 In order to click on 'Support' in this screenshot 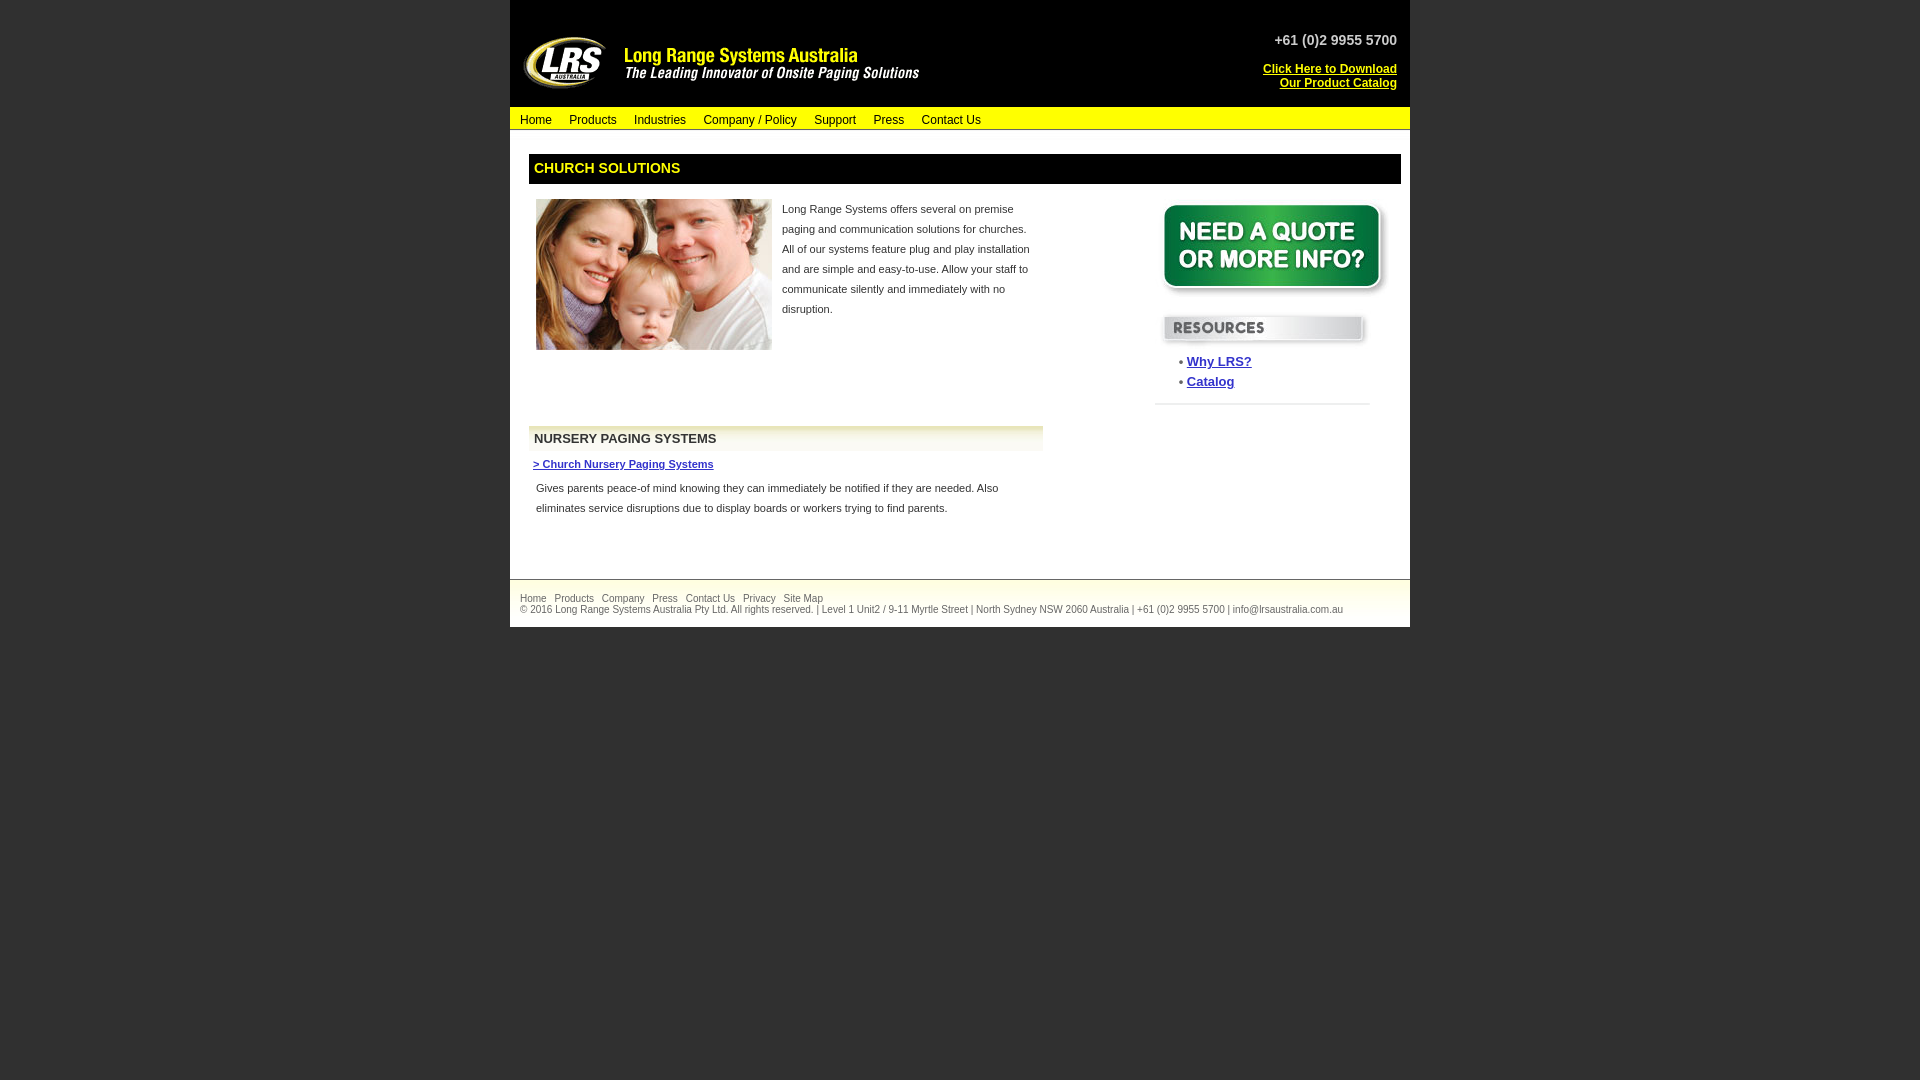, I will do `click(831, 119)`.